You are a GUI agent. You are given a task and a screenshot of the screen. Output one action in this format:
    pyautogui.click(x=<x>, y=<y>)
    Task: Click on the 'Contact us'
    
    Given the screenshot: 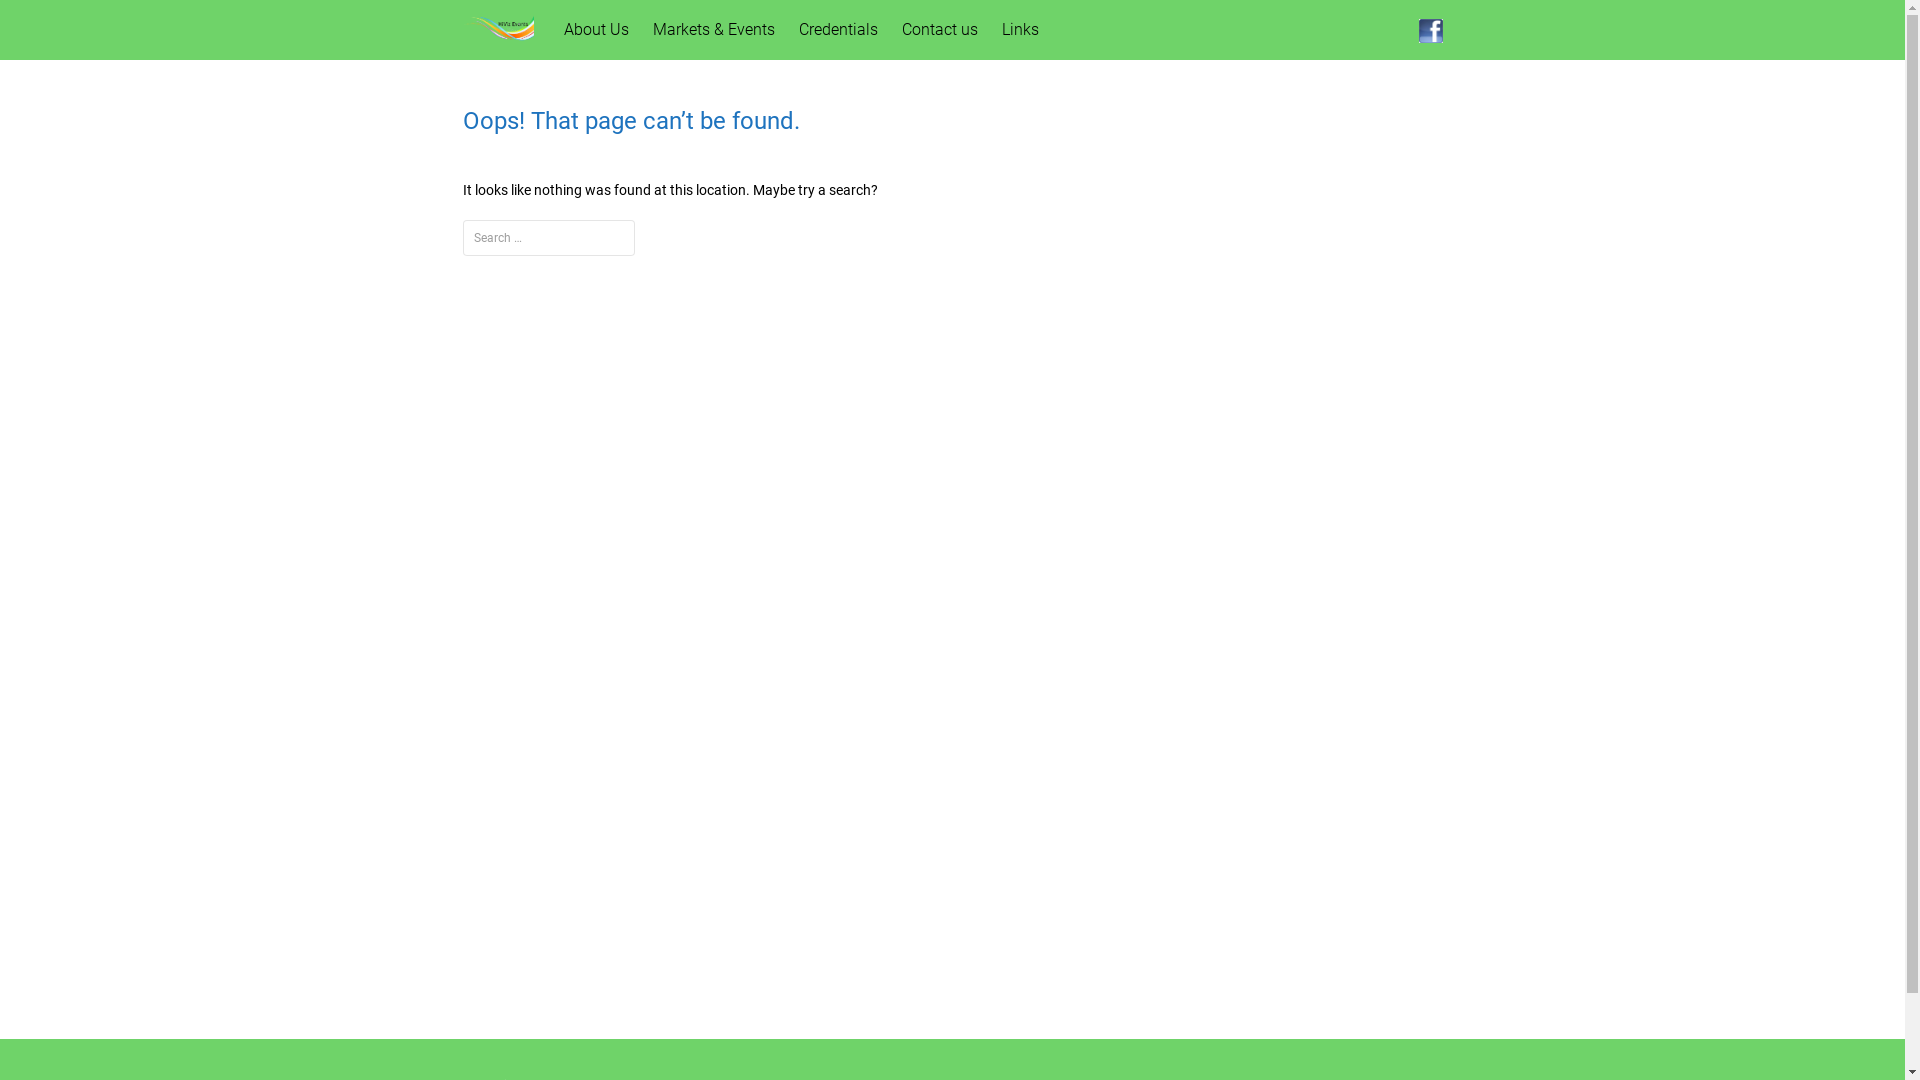 What is the action you would take?
    pyautogui.click(x=939, y=30)
    